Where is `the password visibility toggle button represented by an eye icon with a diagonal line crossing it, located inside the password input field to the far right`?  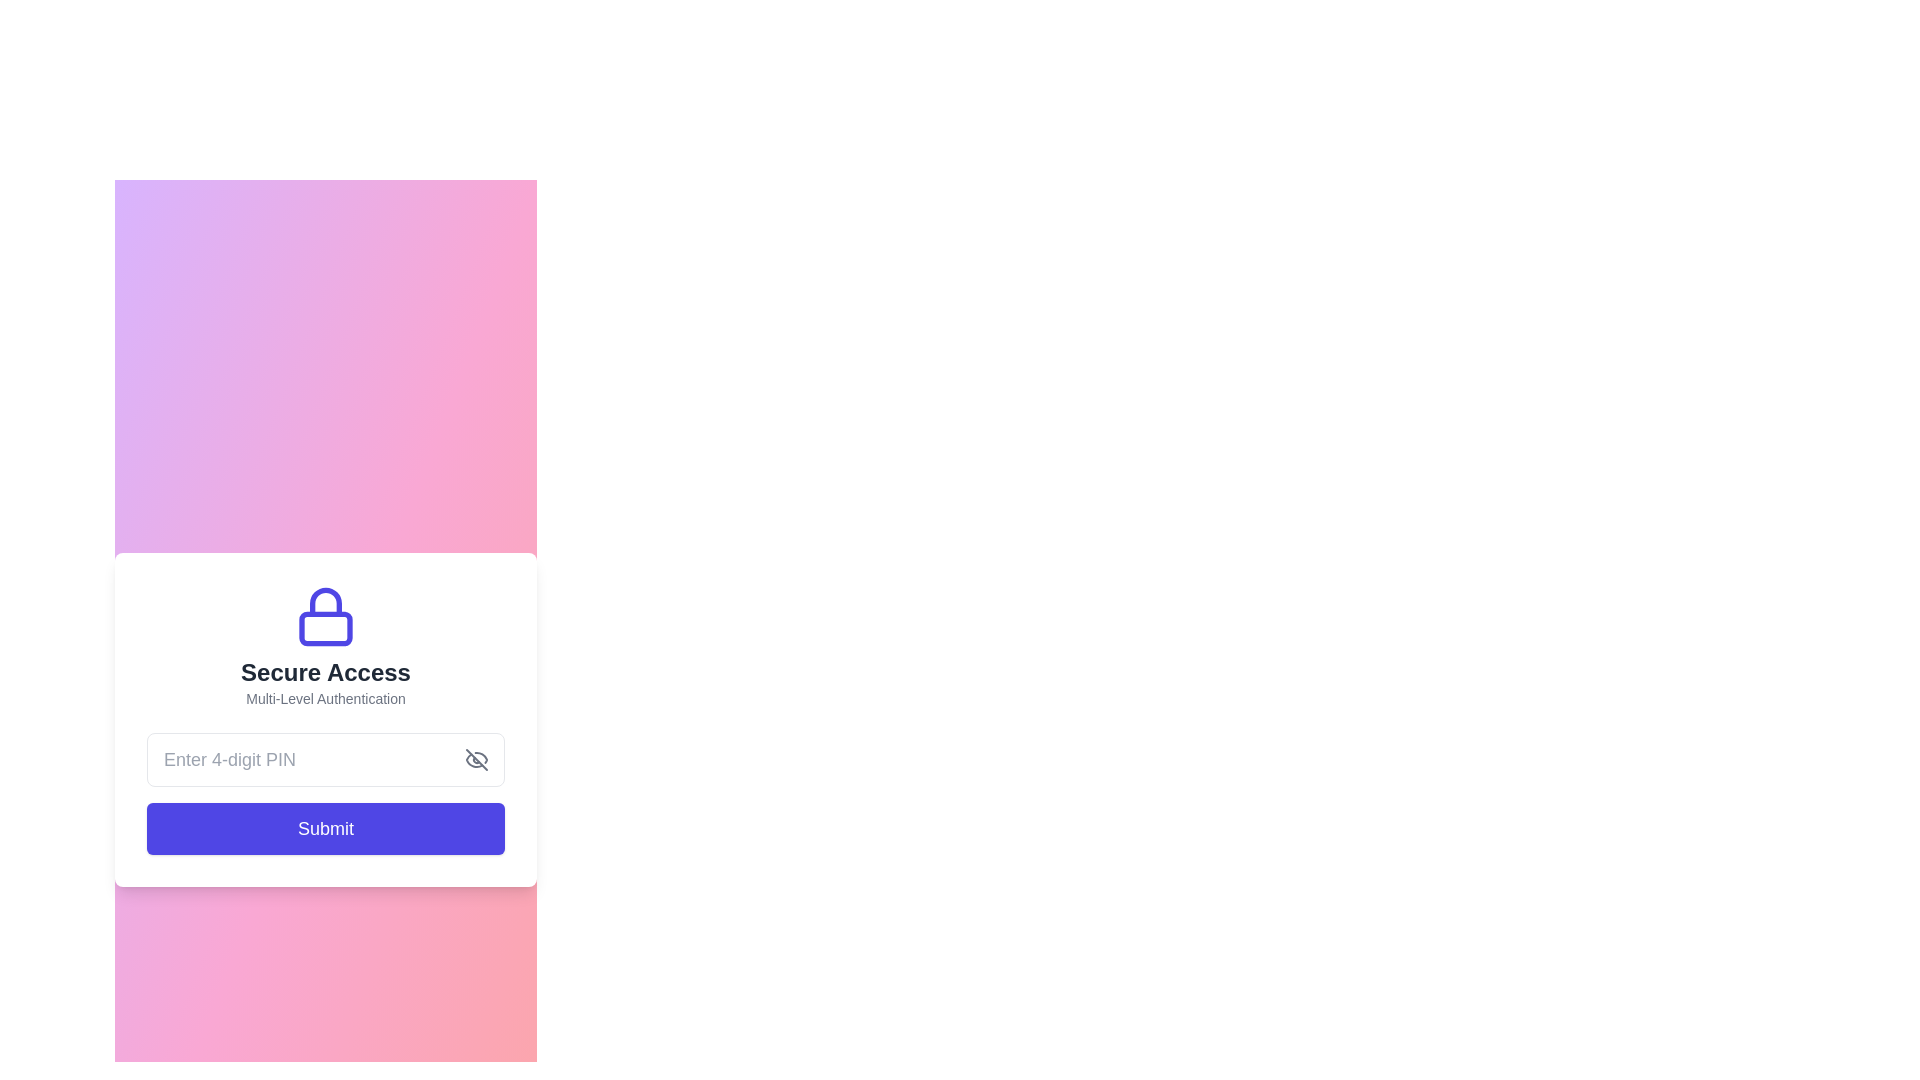
the password visibility toggle button represented by an eye icon with a diagonal line crossing it, located inside the password input field to the far right is located at coordinates (475, 759).